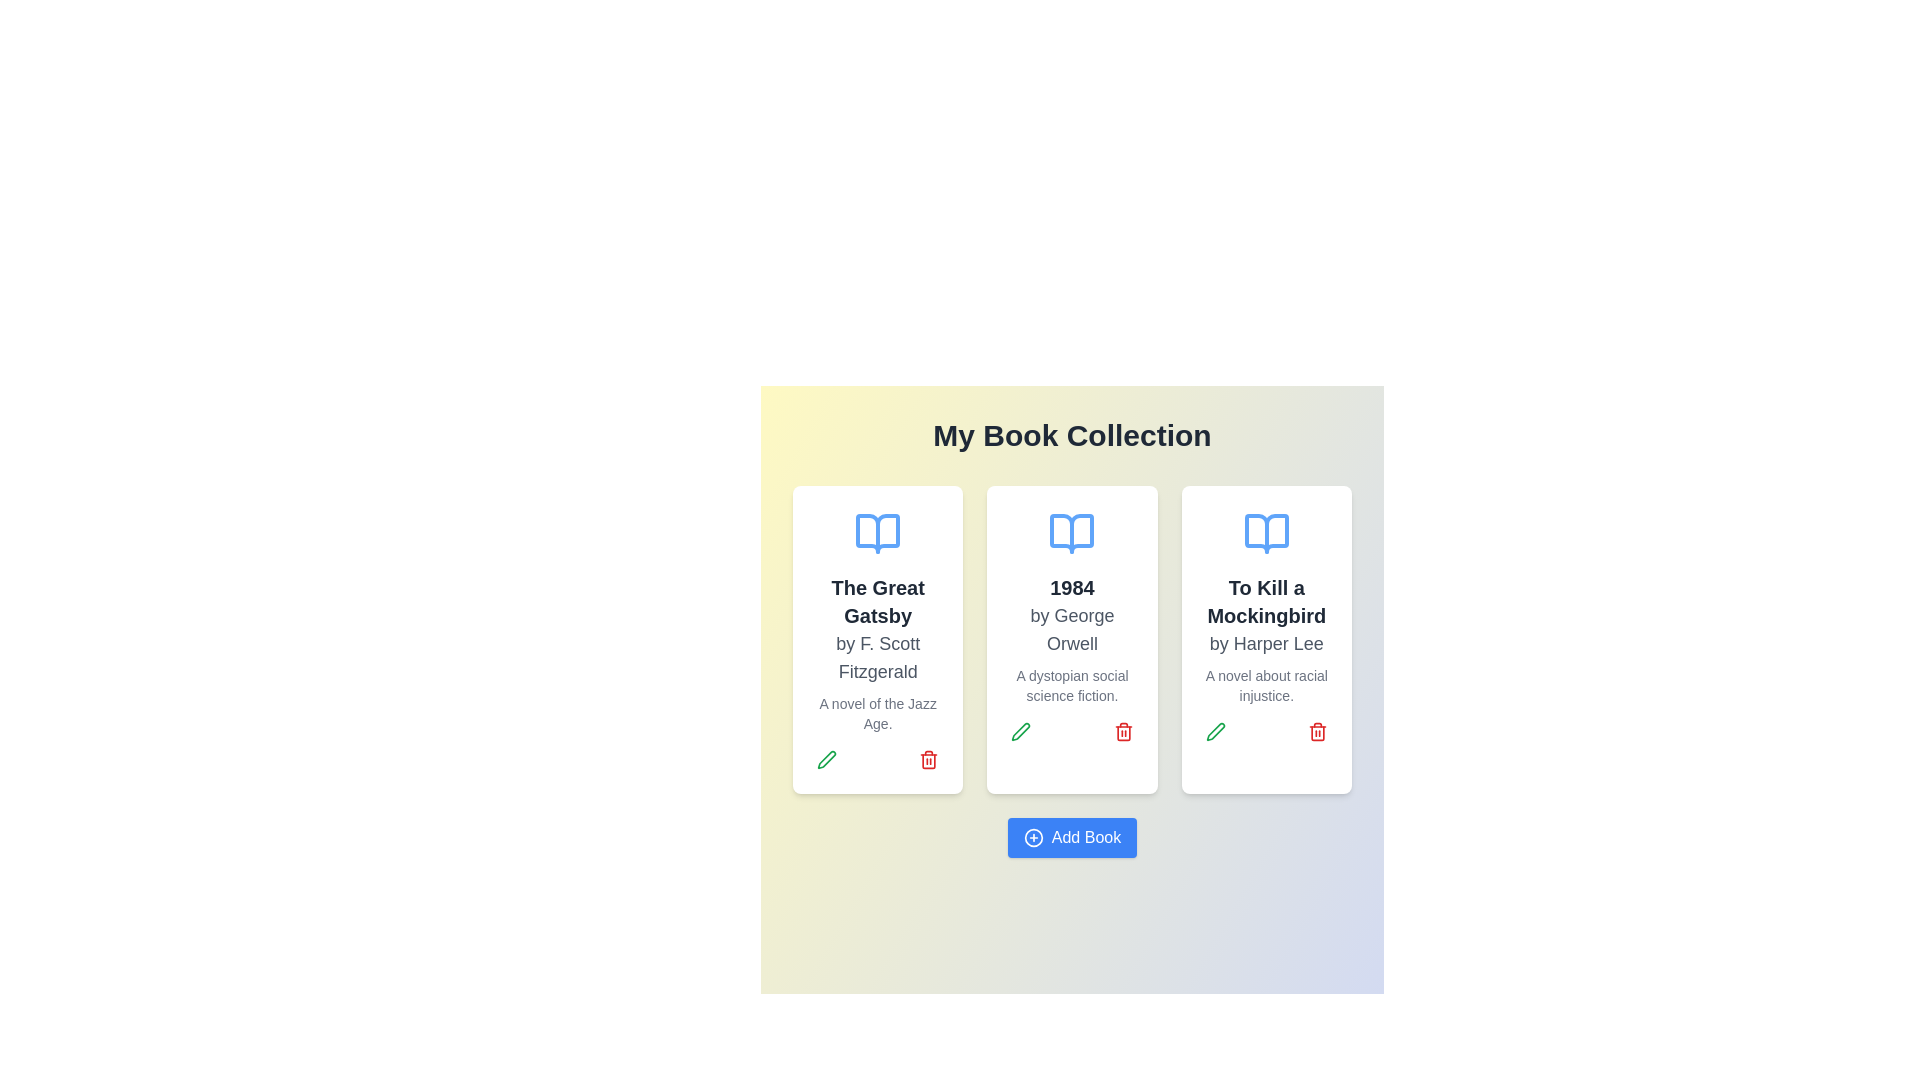  I want to click on to select the book entry card displayed in the rightmost position of the 'My Book Collection' section, so click(1265, 640).